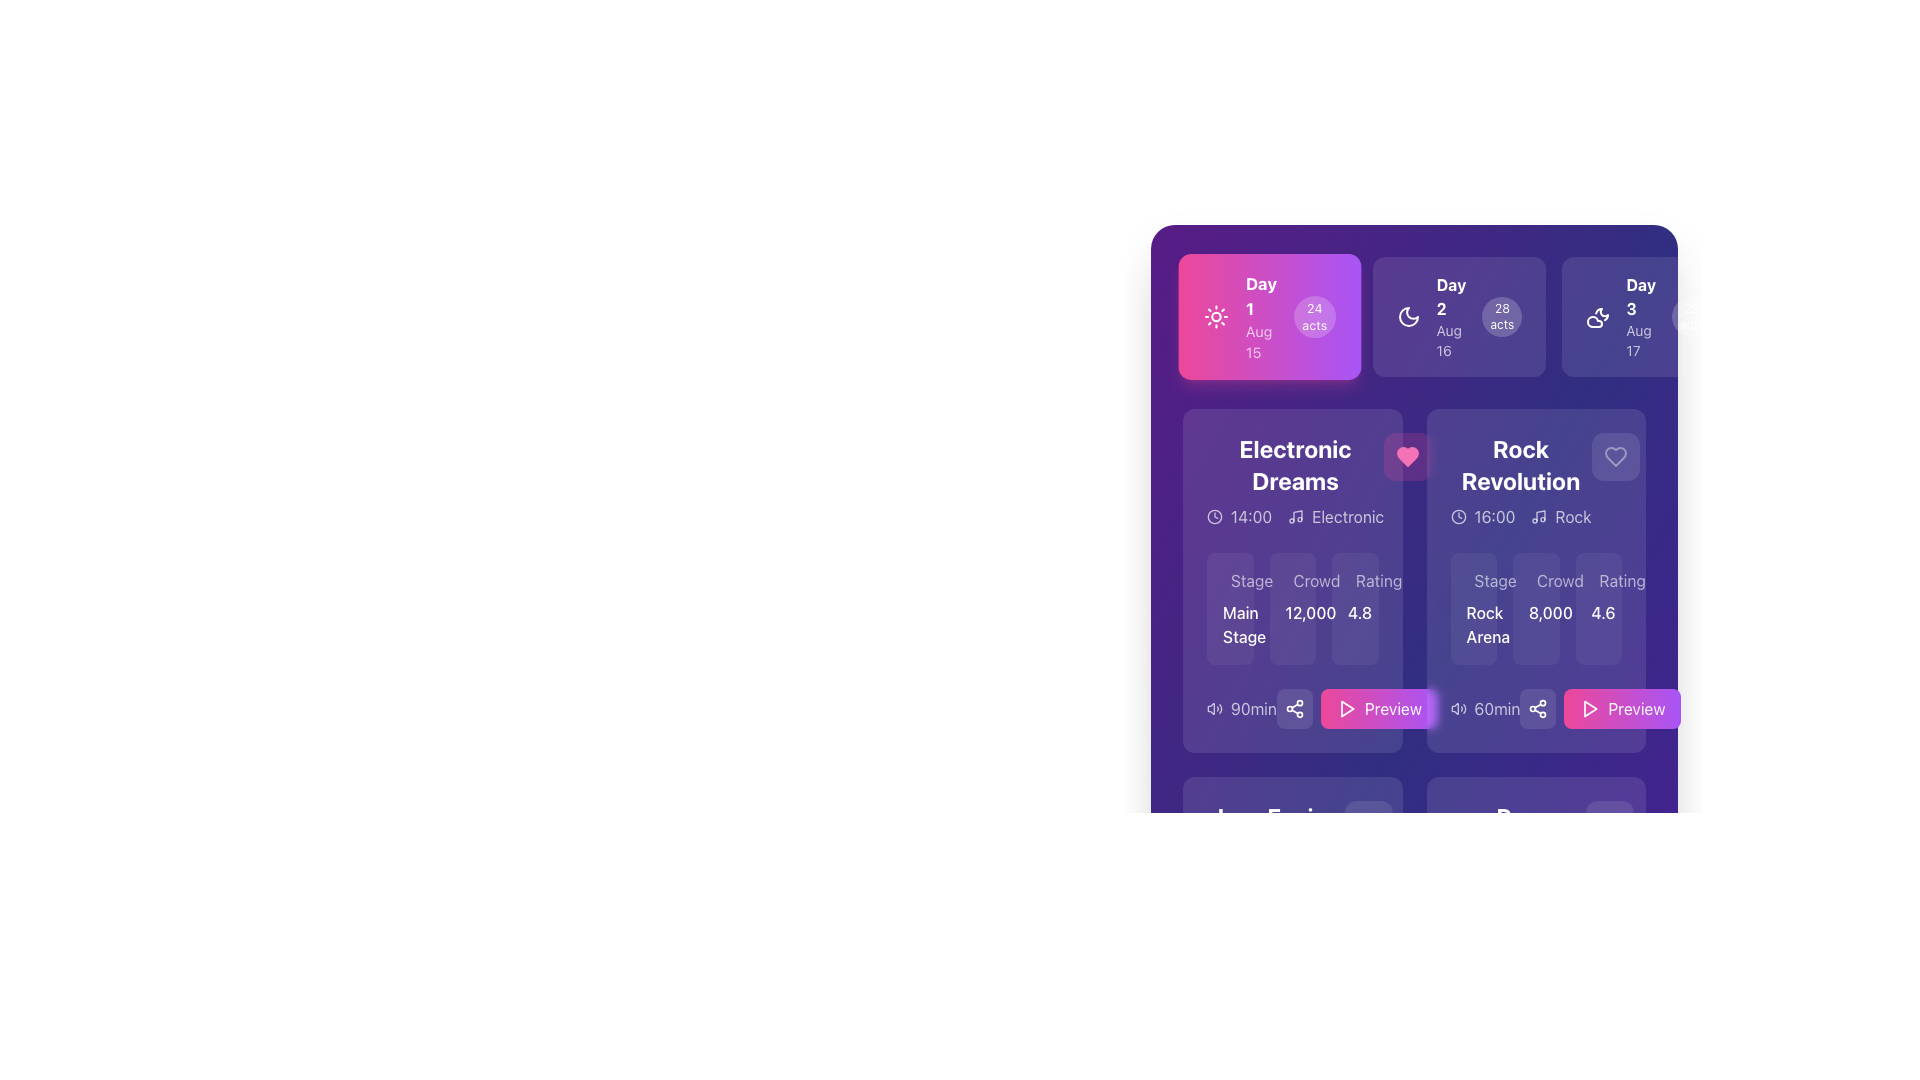  I want to click on the rating score text displaying a score of 4.6 for the 'Rock Revolution' event in the third column of the grid layout, so click(1597, 608).